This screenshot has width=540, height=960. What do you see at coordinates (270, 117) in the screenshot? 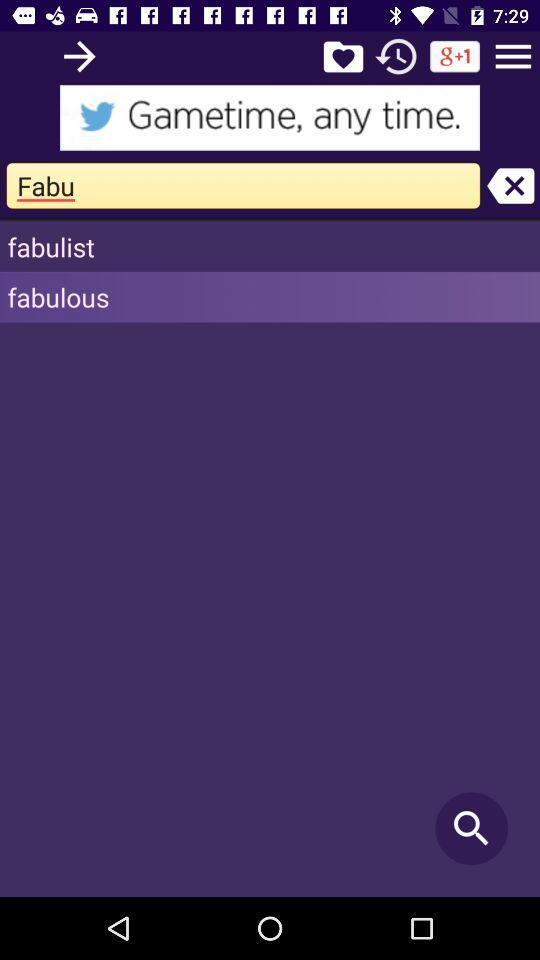
I see `display advertisement` at bounding box center [270, 117].